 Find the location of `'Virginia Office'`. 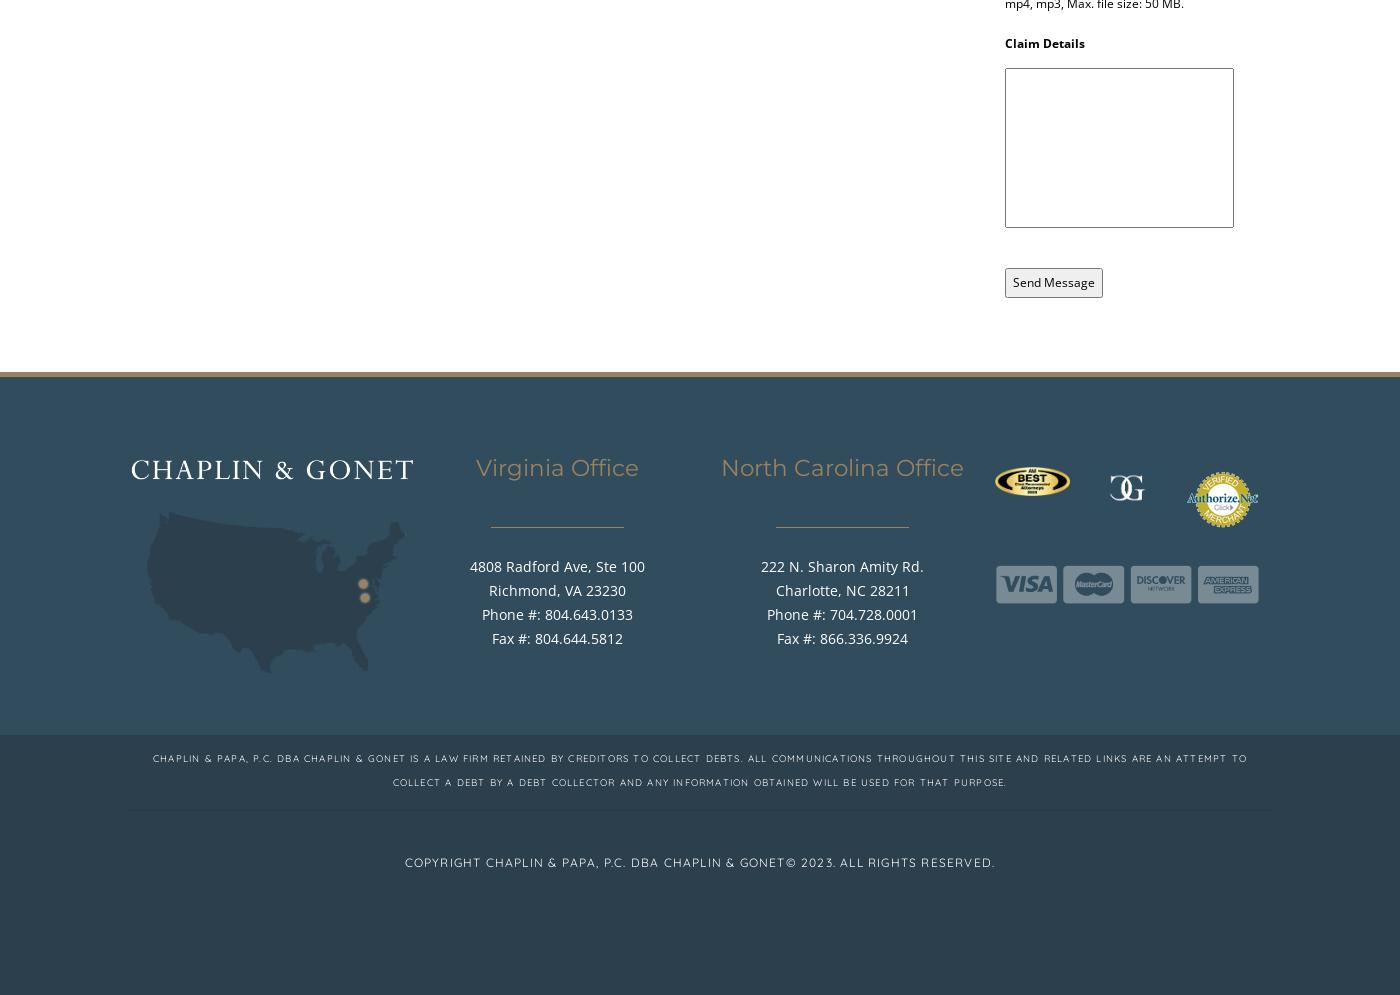

'Virginia Office' is located at coordinates (557, 466).